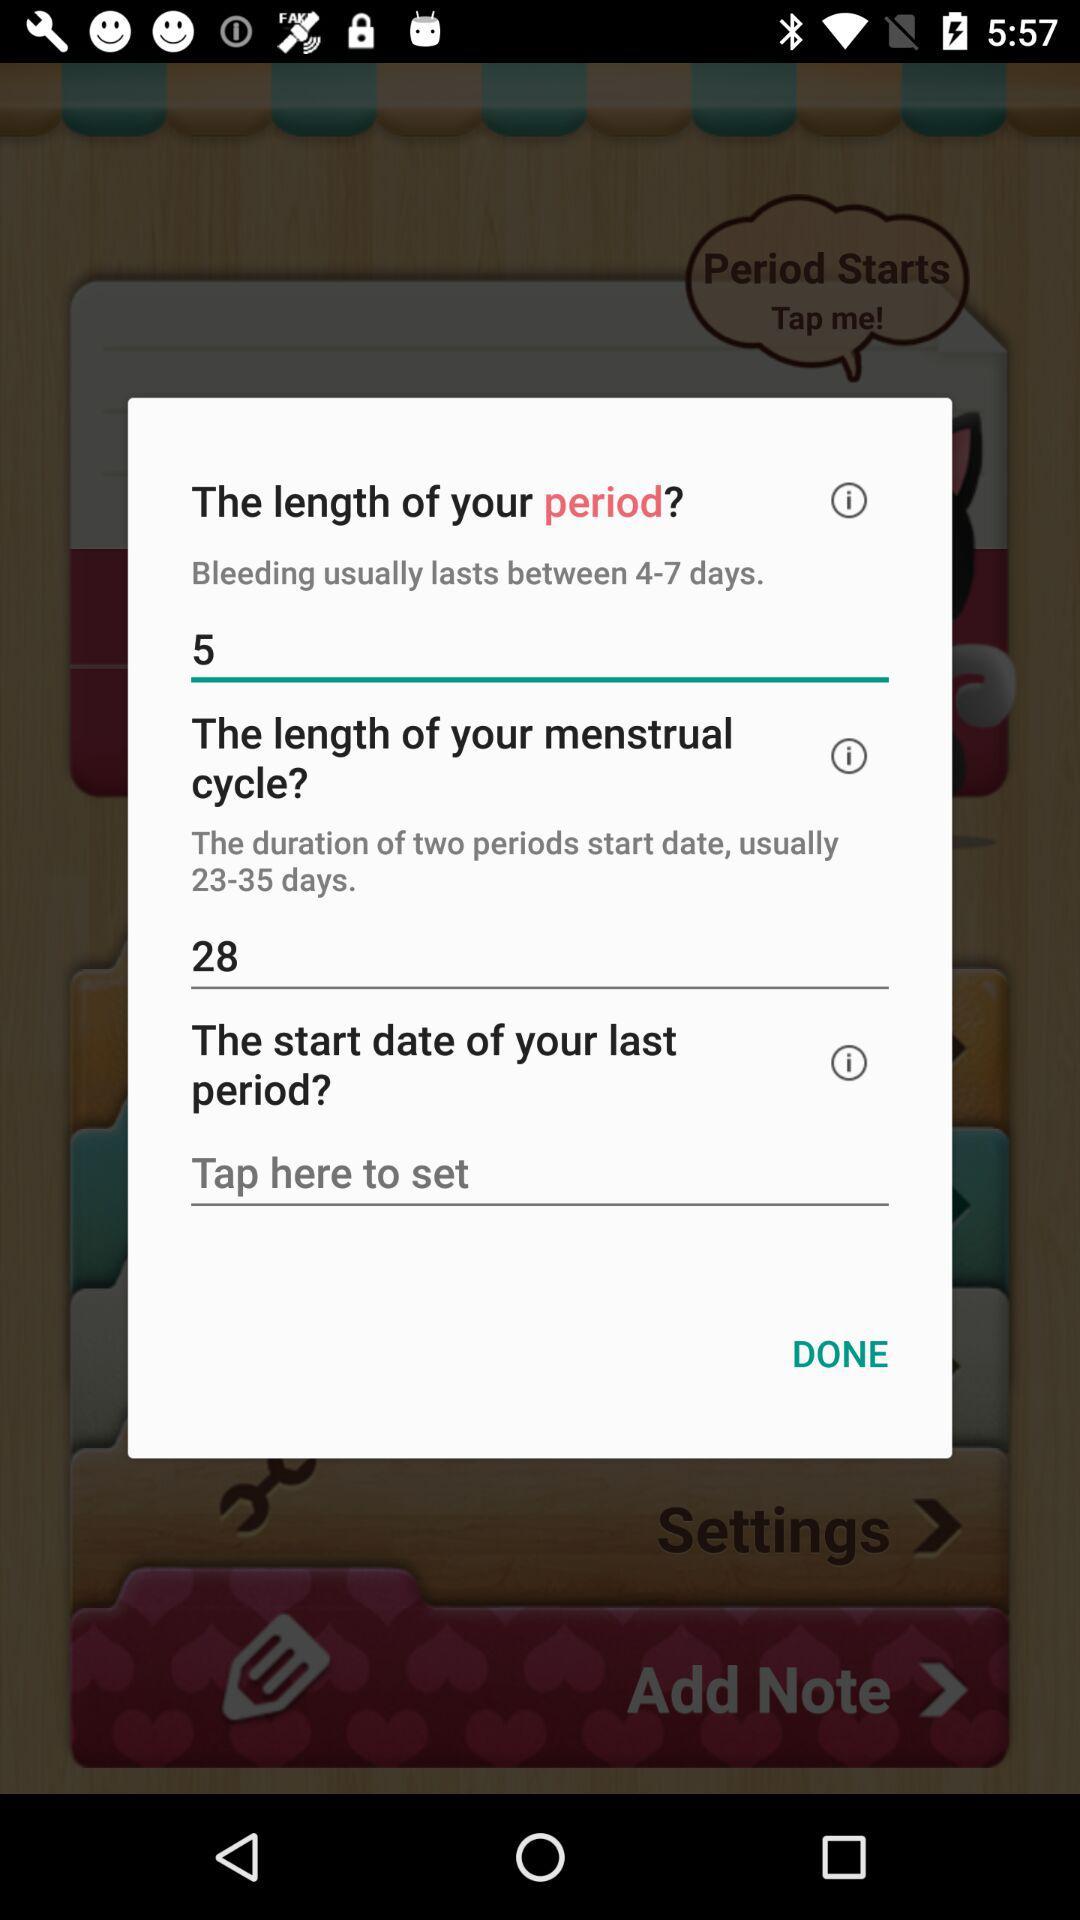 The height and width of the screenshot is (1920, 1080). Describe the element at coordinates (849, 500) in the screenshot. I see `the icon to the right of the the length of` at that location.